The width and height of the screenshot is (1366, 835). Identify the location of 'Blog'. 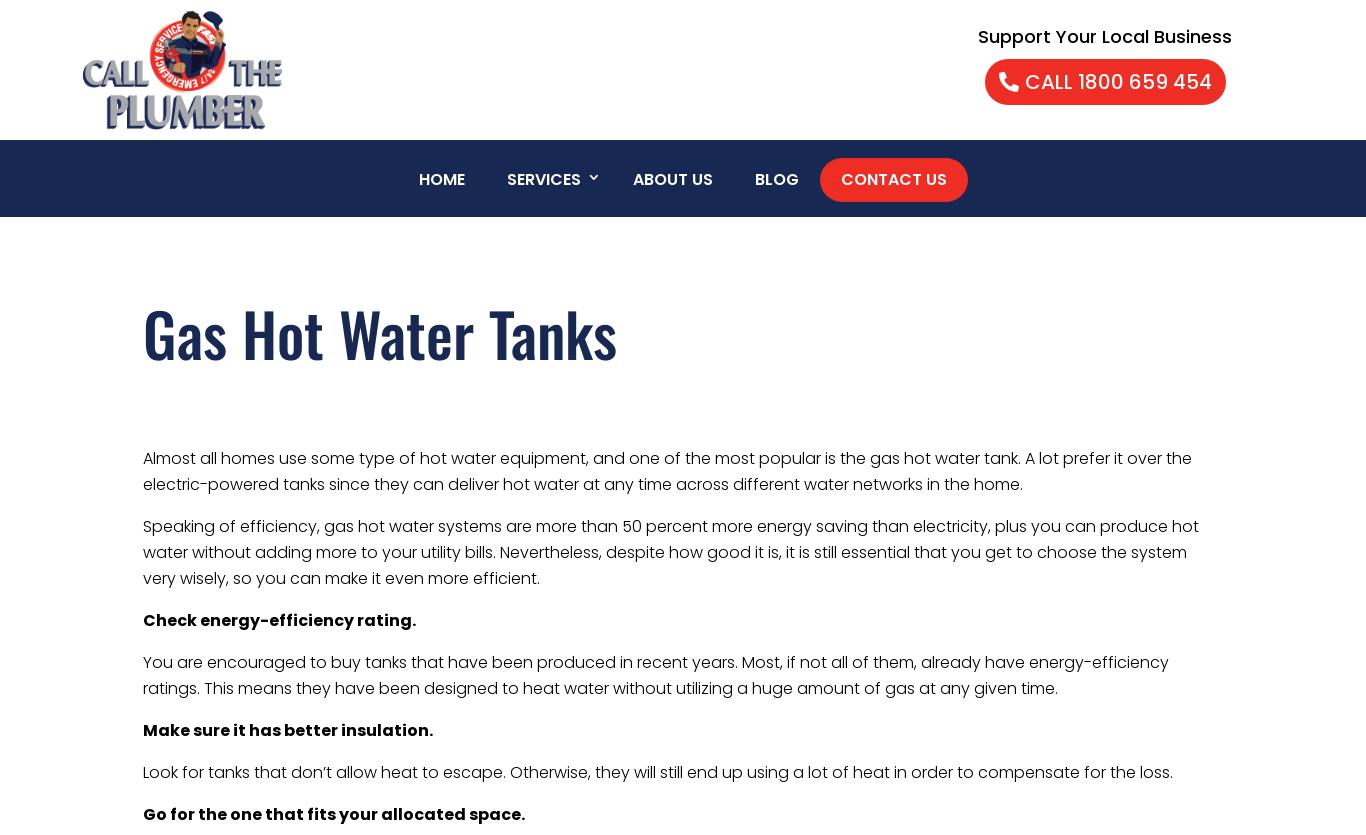
(776, 179).